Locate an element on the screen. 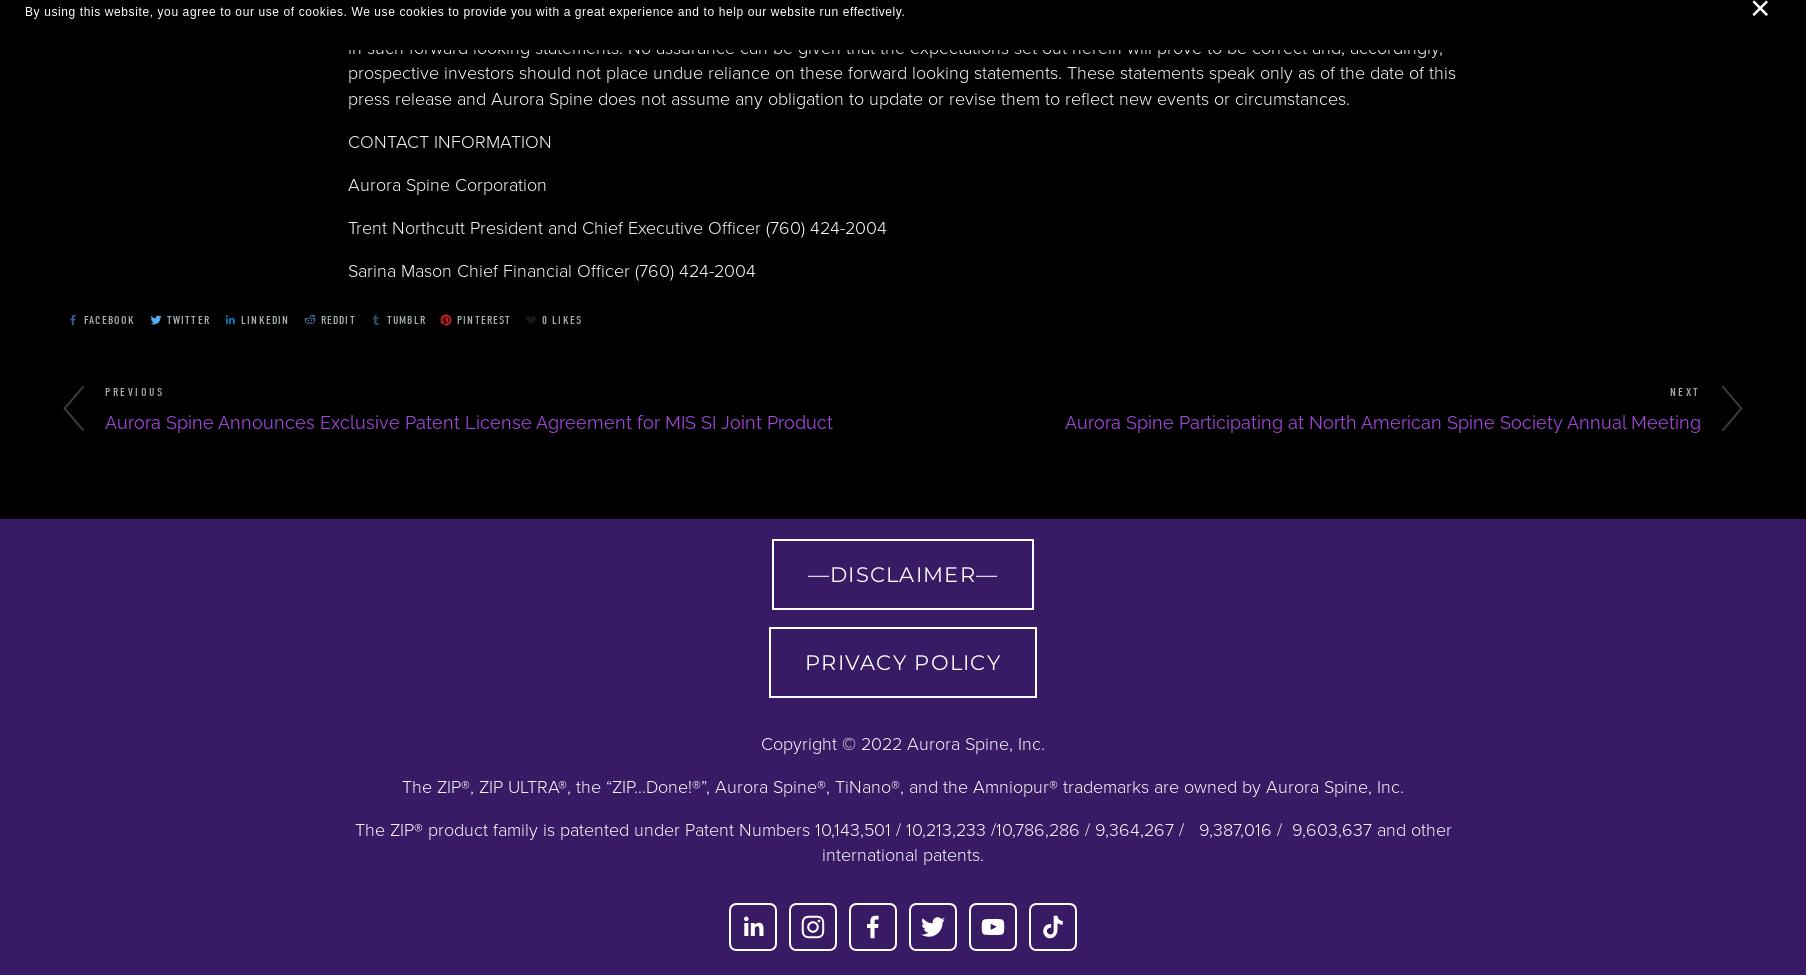 The image size is (1806, 975). 'Sarina Mason
Chief Financial Officer
(760) 424-2004' is located at coordinates (550, 270).